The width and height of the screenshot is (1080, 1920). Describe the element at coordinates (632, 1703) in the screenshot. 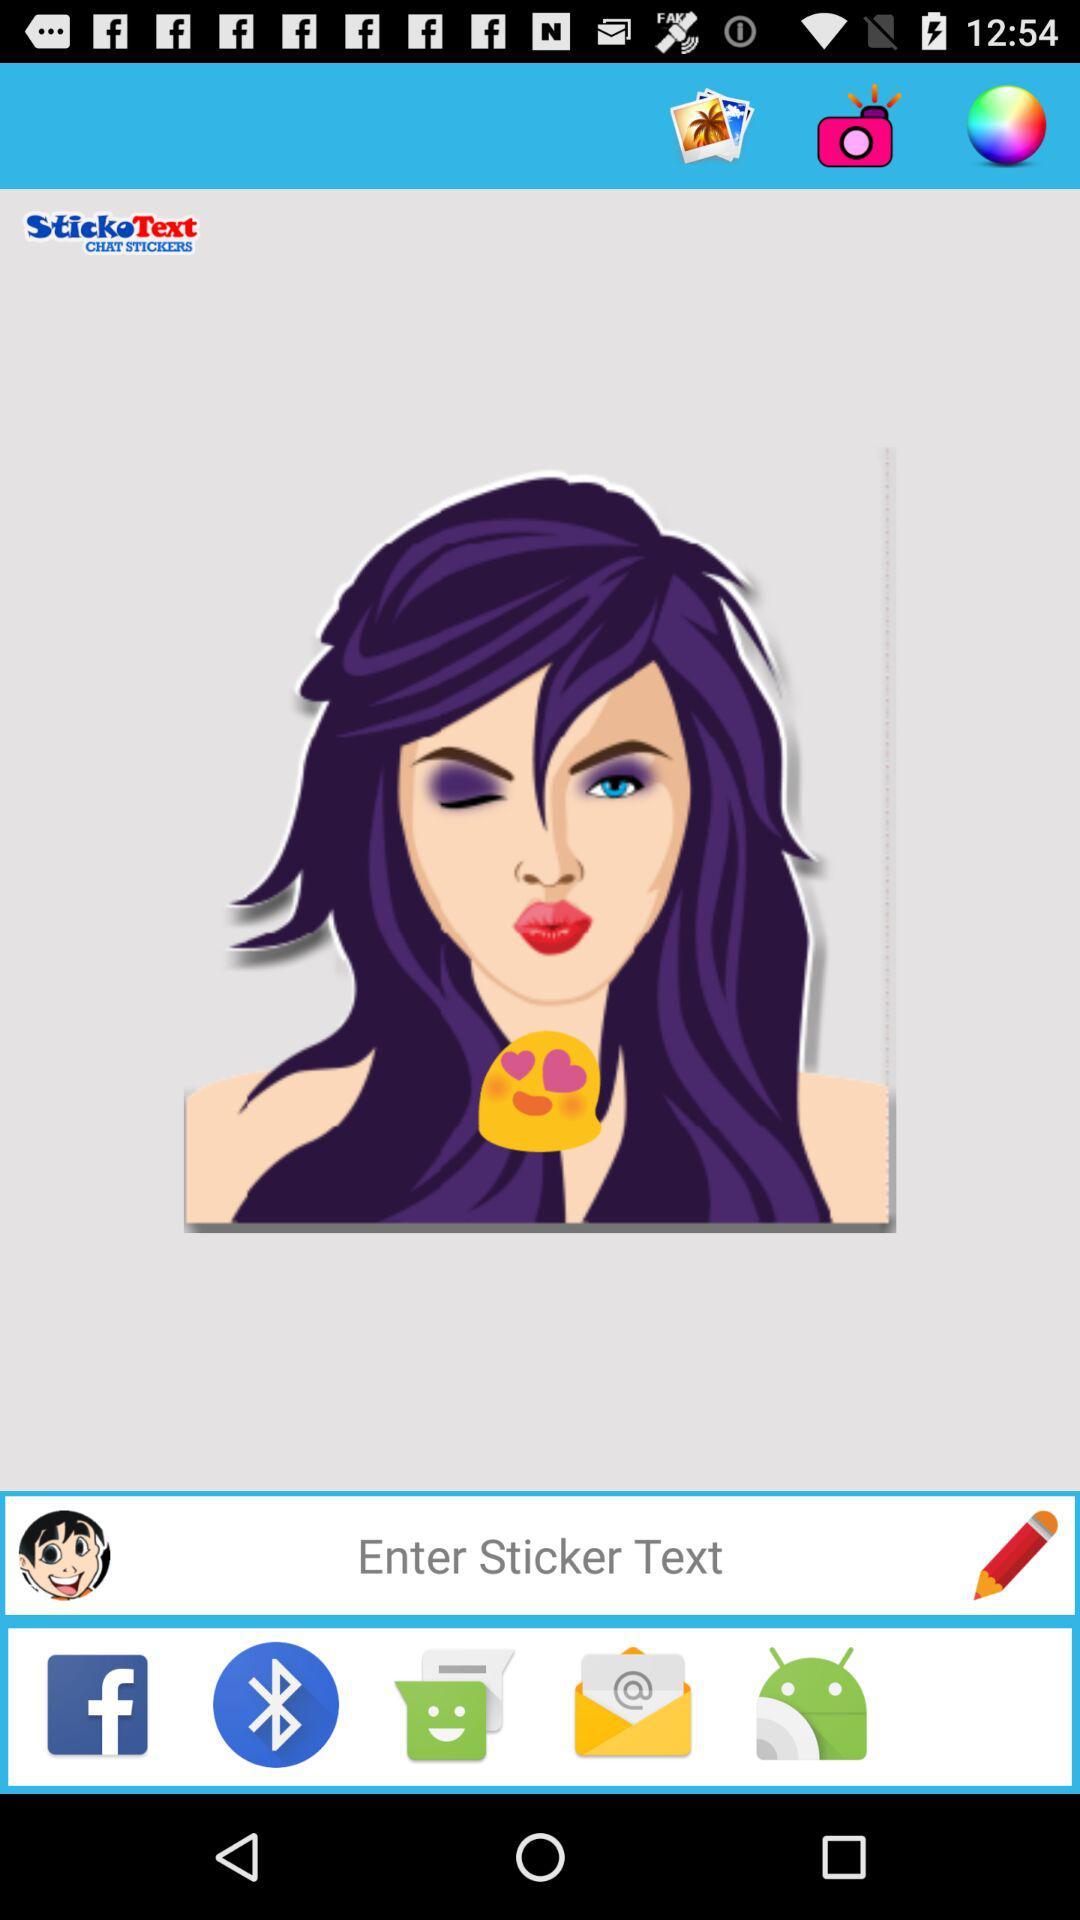

I see `share via email` at that location.